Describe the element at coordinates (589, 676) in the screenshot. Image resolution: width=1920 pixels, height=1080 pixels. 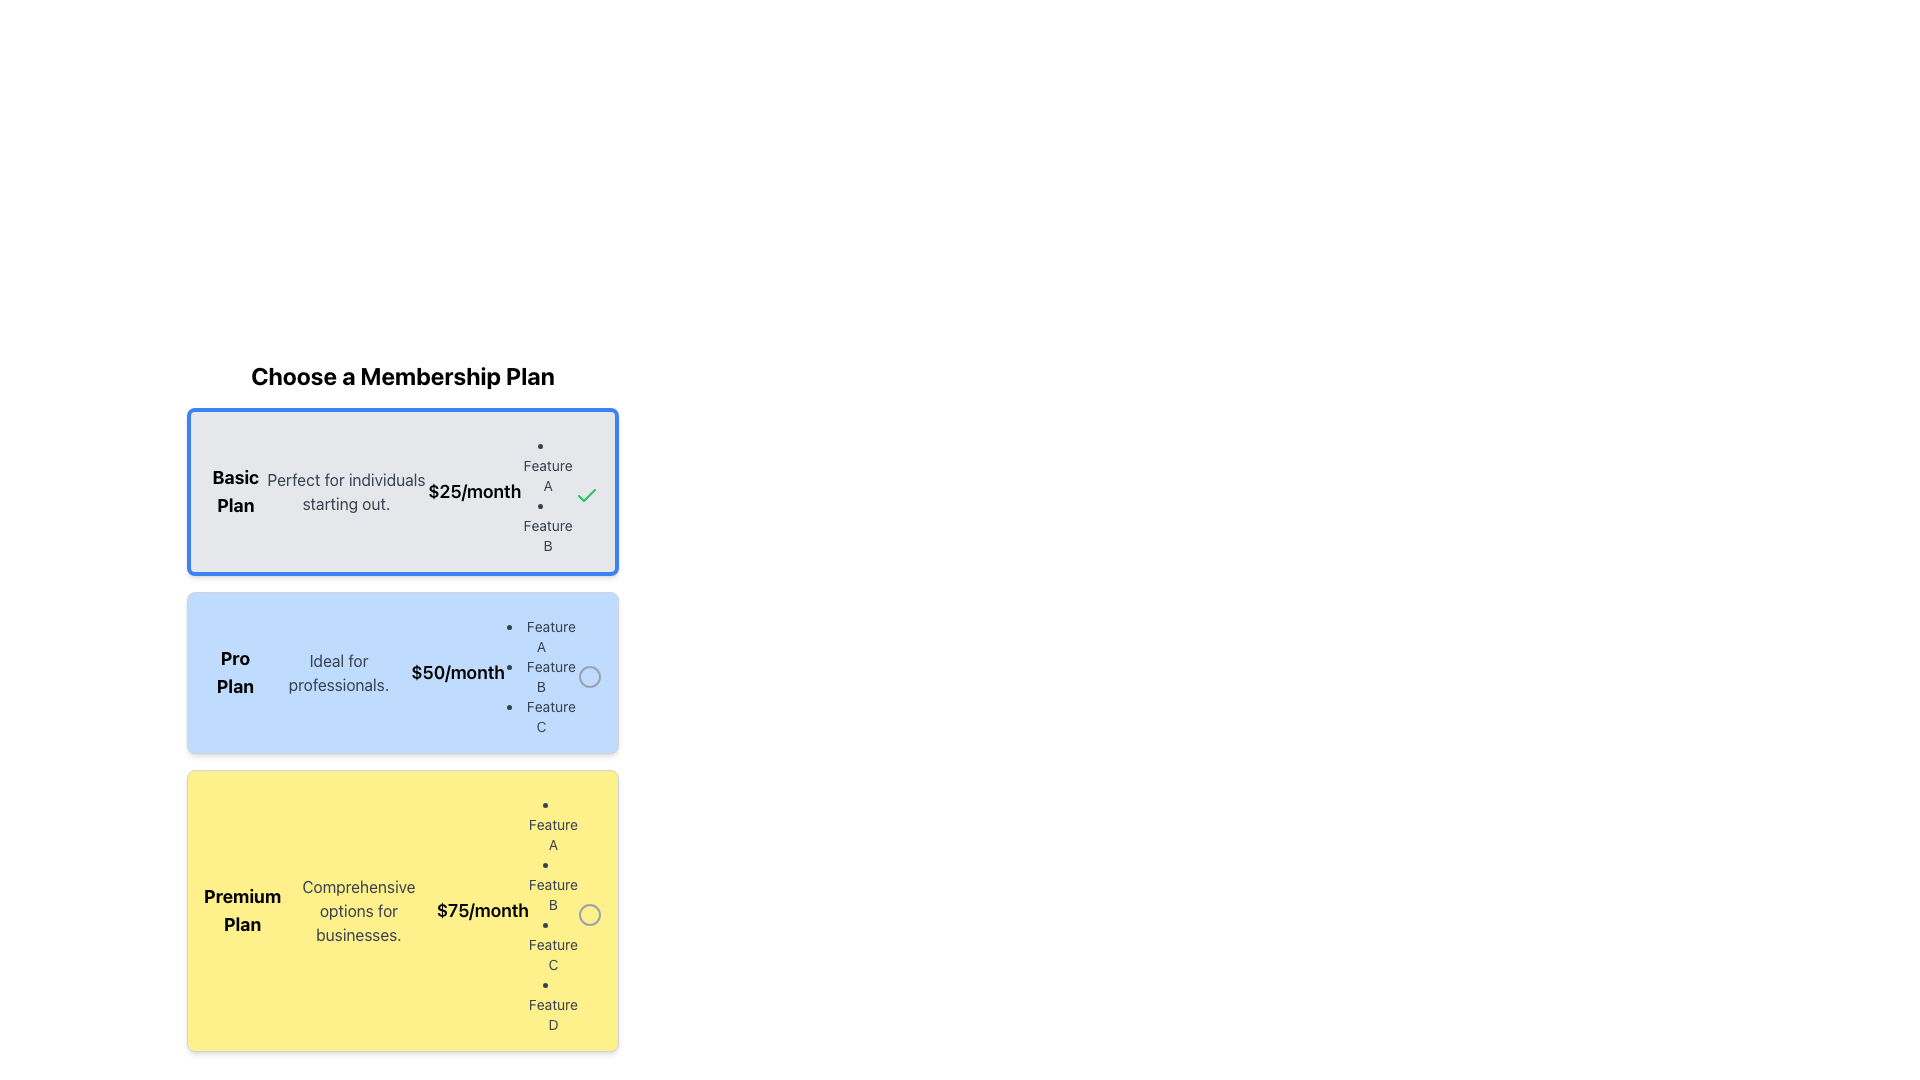
I see `the small circular icon with a gray outline and a transparent center, located next to the bullet point labeled 'Feature B' in the blue background Pro Plan card` at that location.